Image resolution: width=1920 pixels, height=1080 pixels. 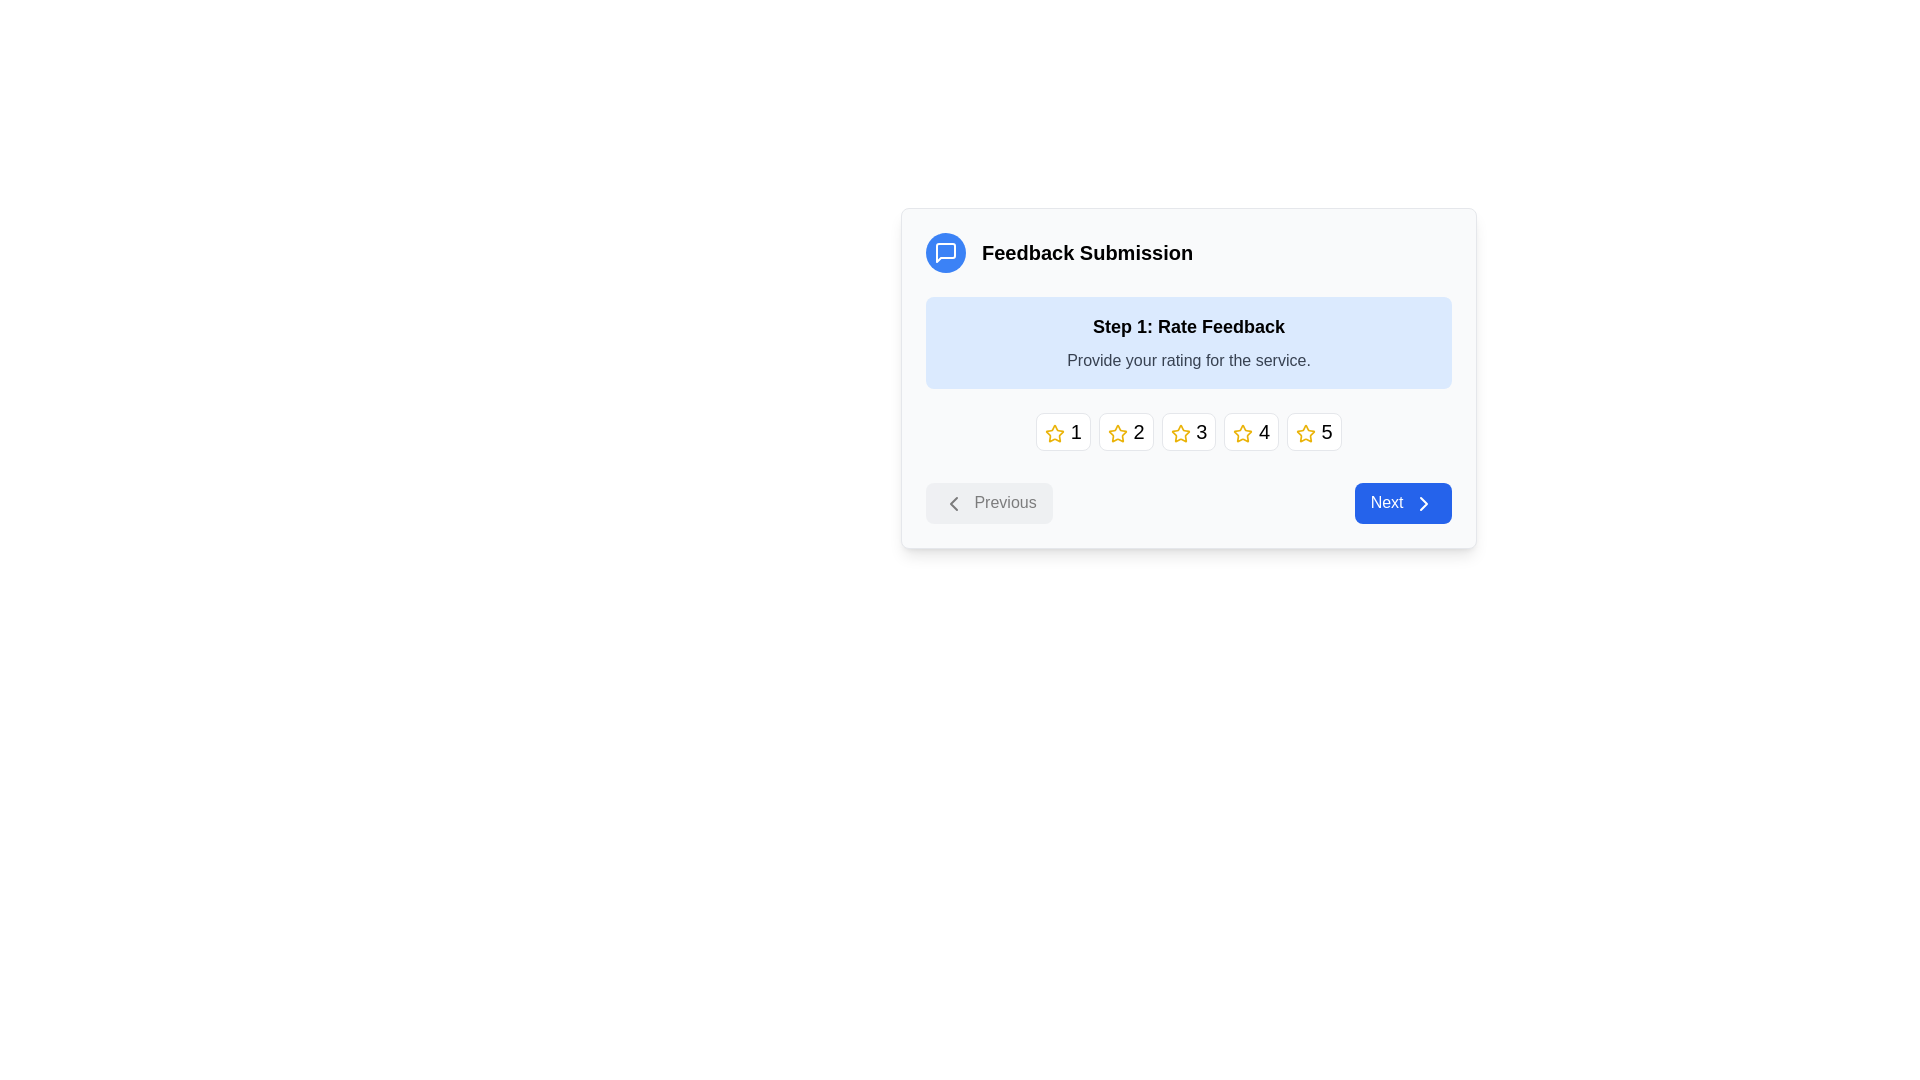 What do you see at coordinates (1250, 431) in the screenshot?
I see `the fourth star rating button, which allows users to select a rating of four stars out of five` at bounding box center [1250, 431].